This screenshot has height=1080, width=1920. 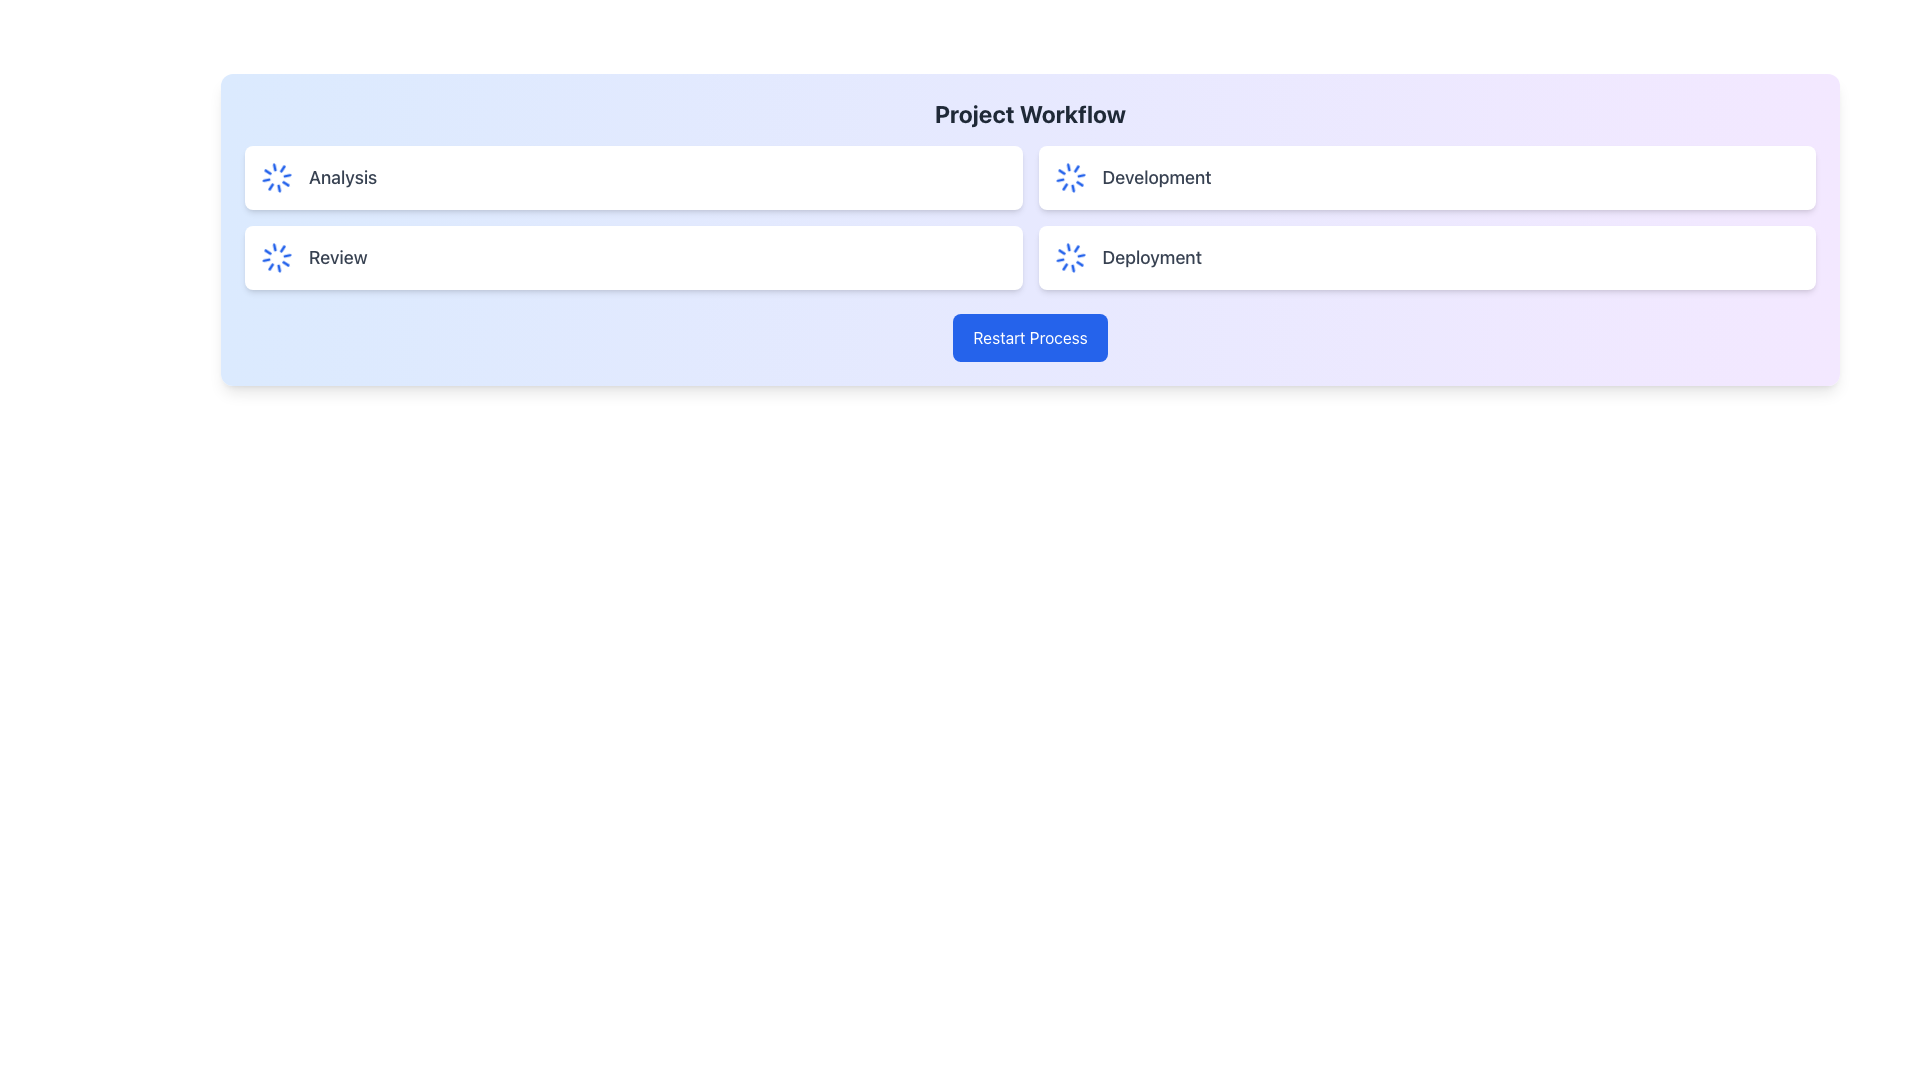 What do you see at coordinates (1426, 176) in the screenshot?
I see `the 'Development' card, which is a white rectangular card with rounded corners located in the upper-right quadrant of the grid layout` at bounding box center [1426, 176].